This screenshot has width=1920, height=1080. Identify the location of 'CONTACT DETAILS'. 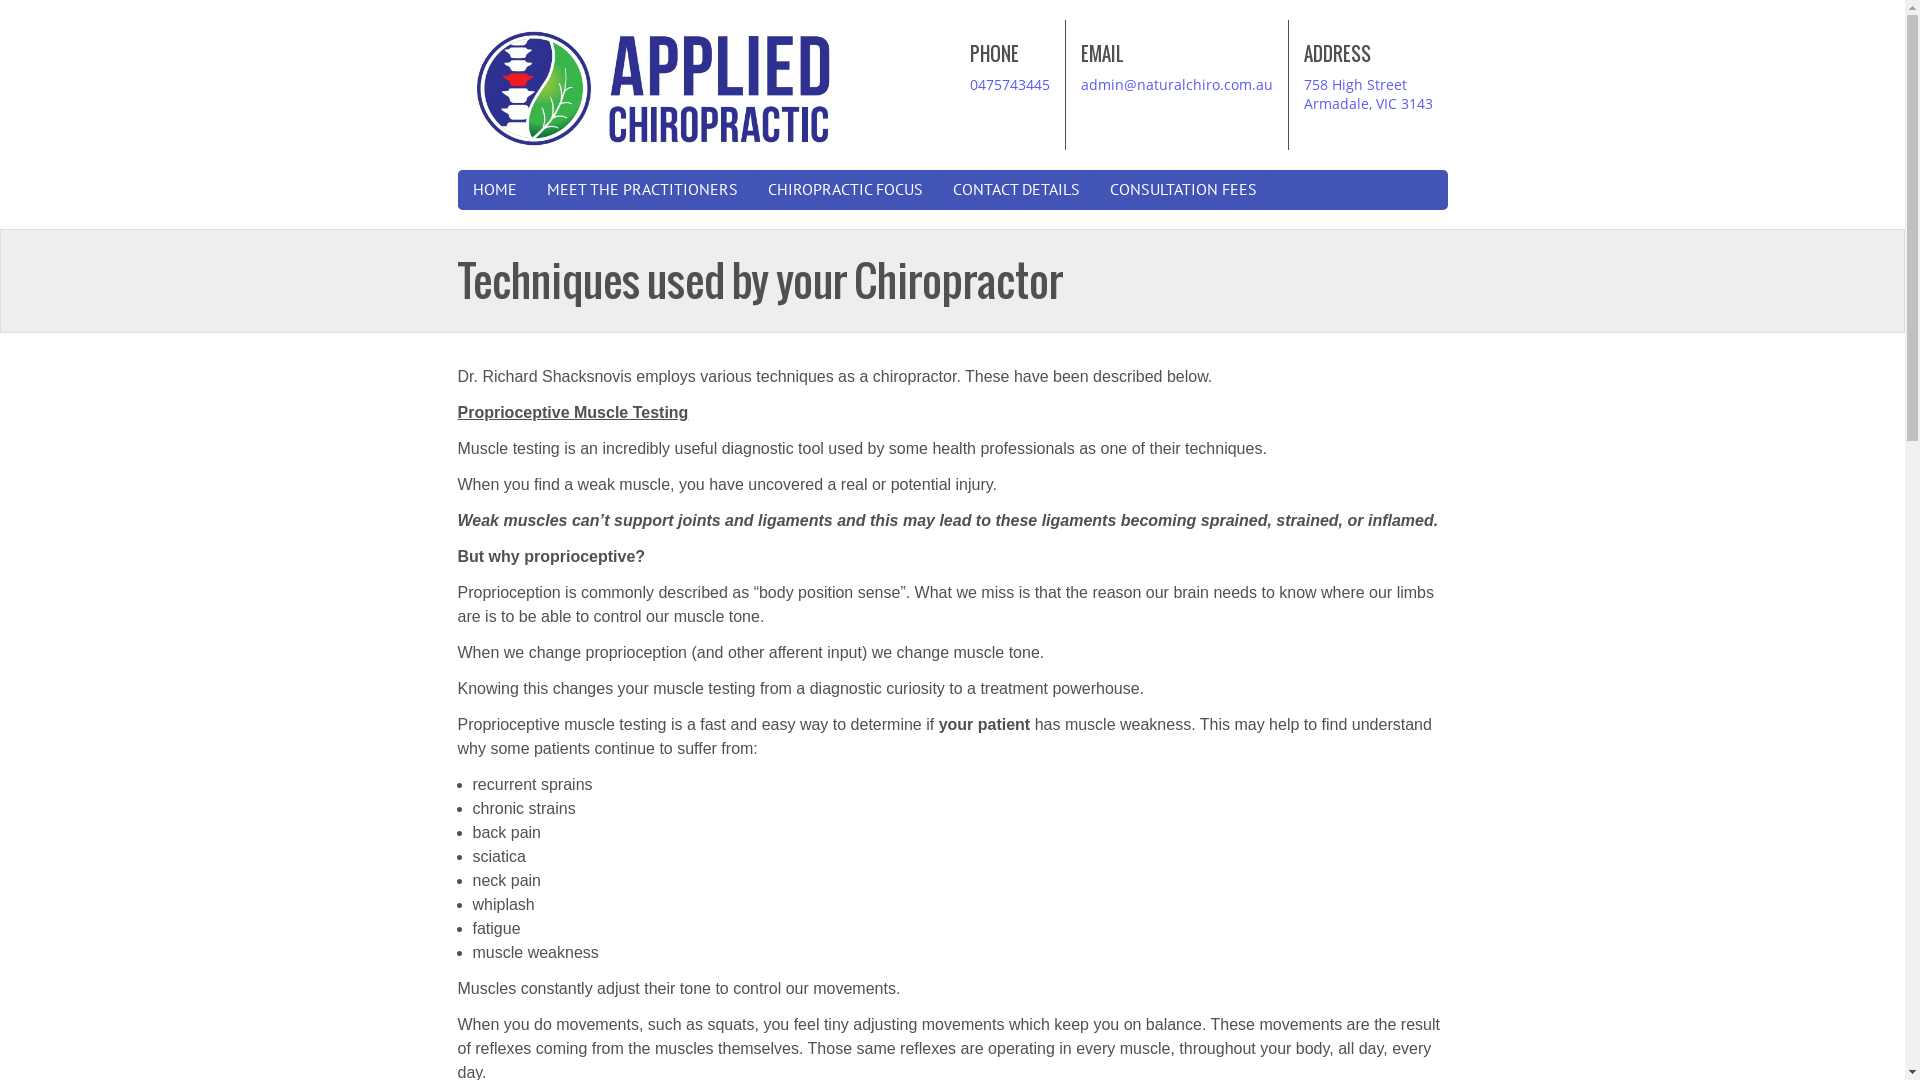
(1016, 189).